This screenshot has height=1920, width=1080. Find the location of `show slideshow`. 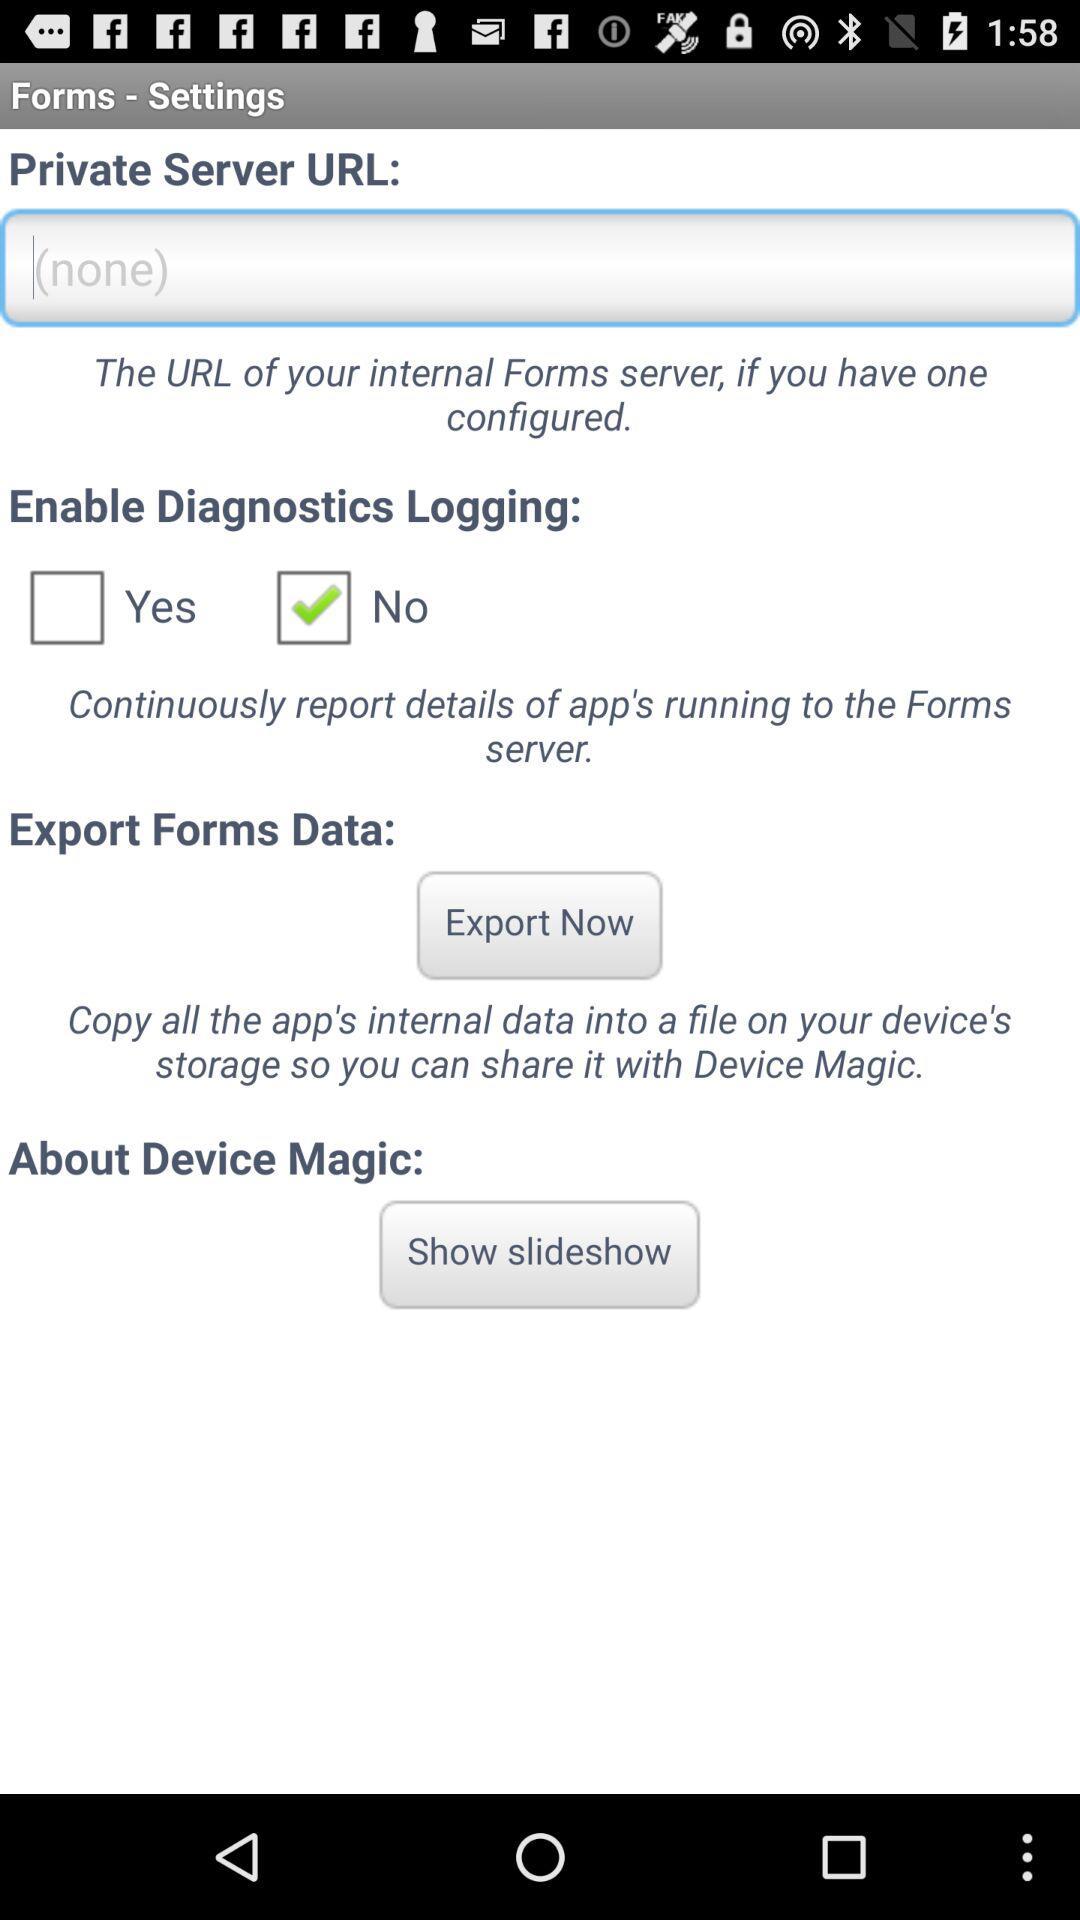

show slideshow is located at coordinates (538, 1253).